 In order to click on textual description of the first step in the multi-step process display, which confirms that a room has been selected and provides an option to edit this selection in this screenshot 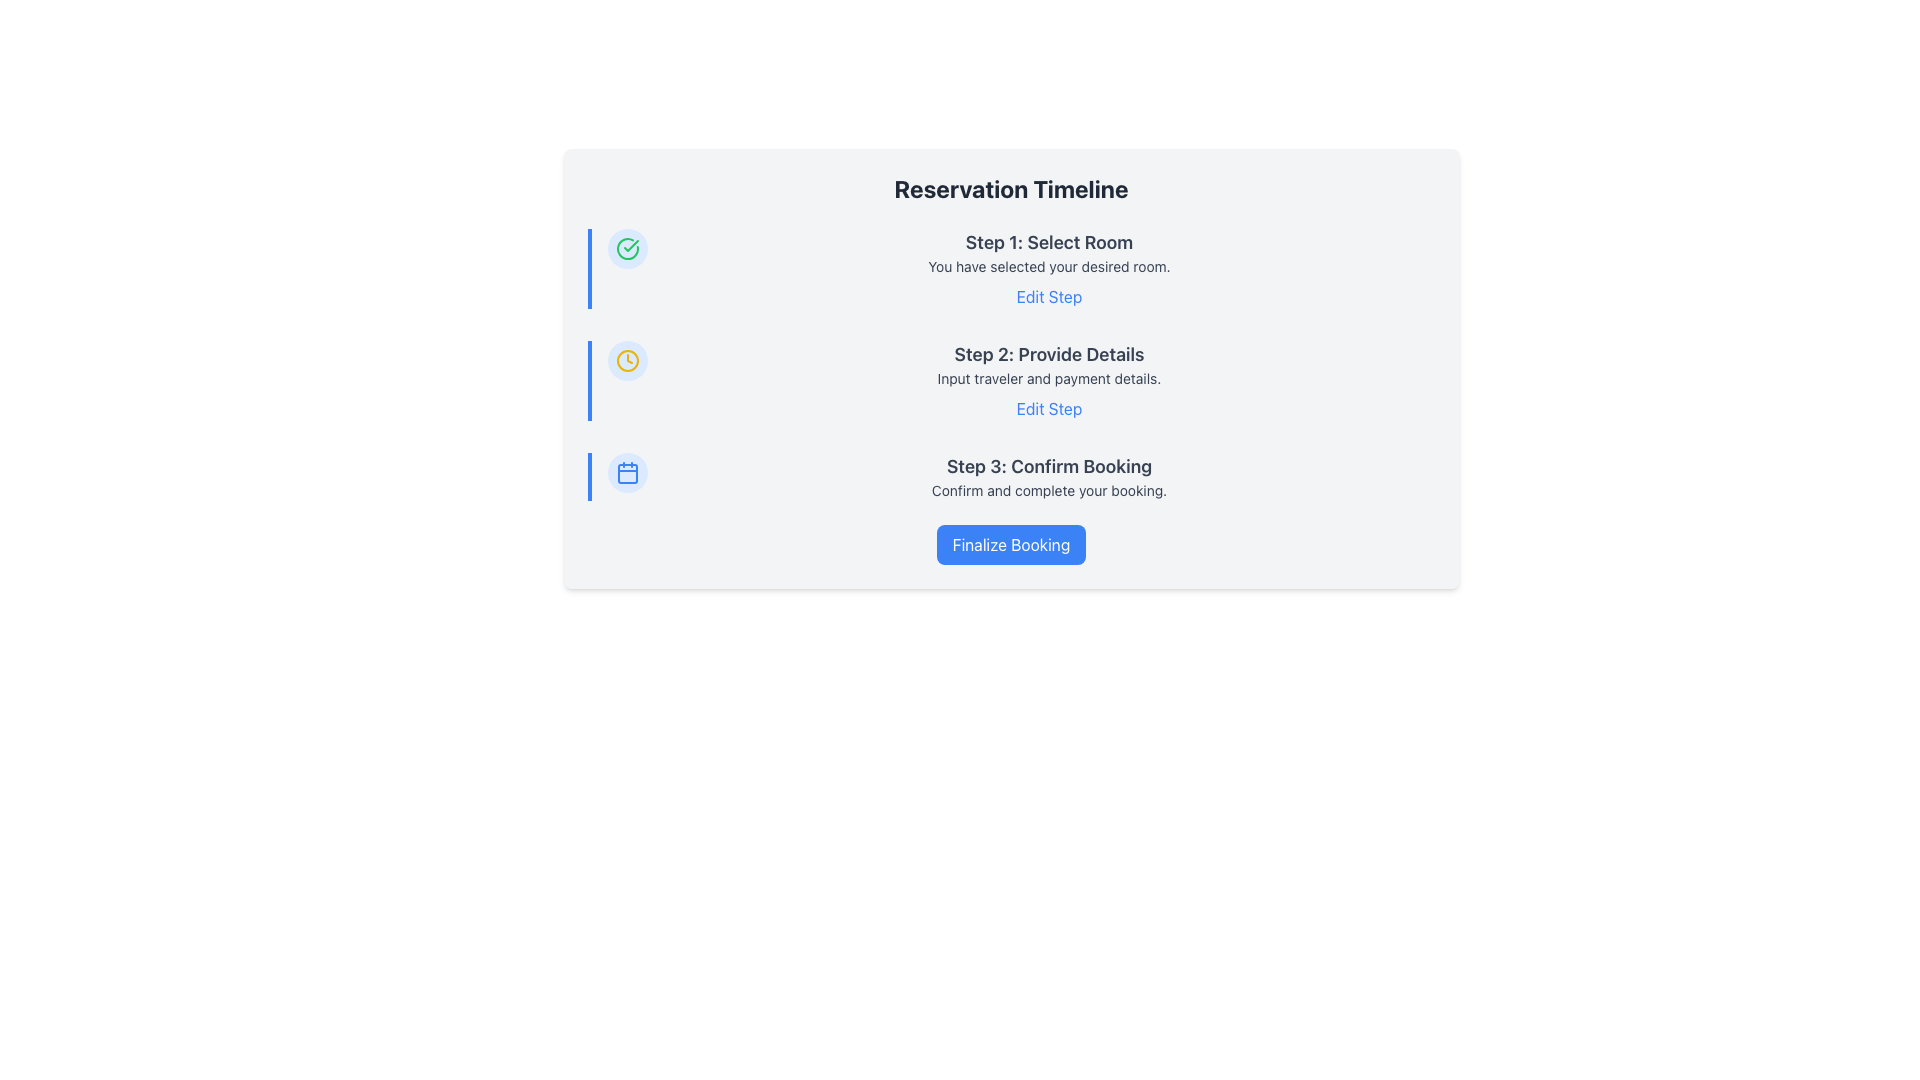, I will do `click(1011, 268)`.